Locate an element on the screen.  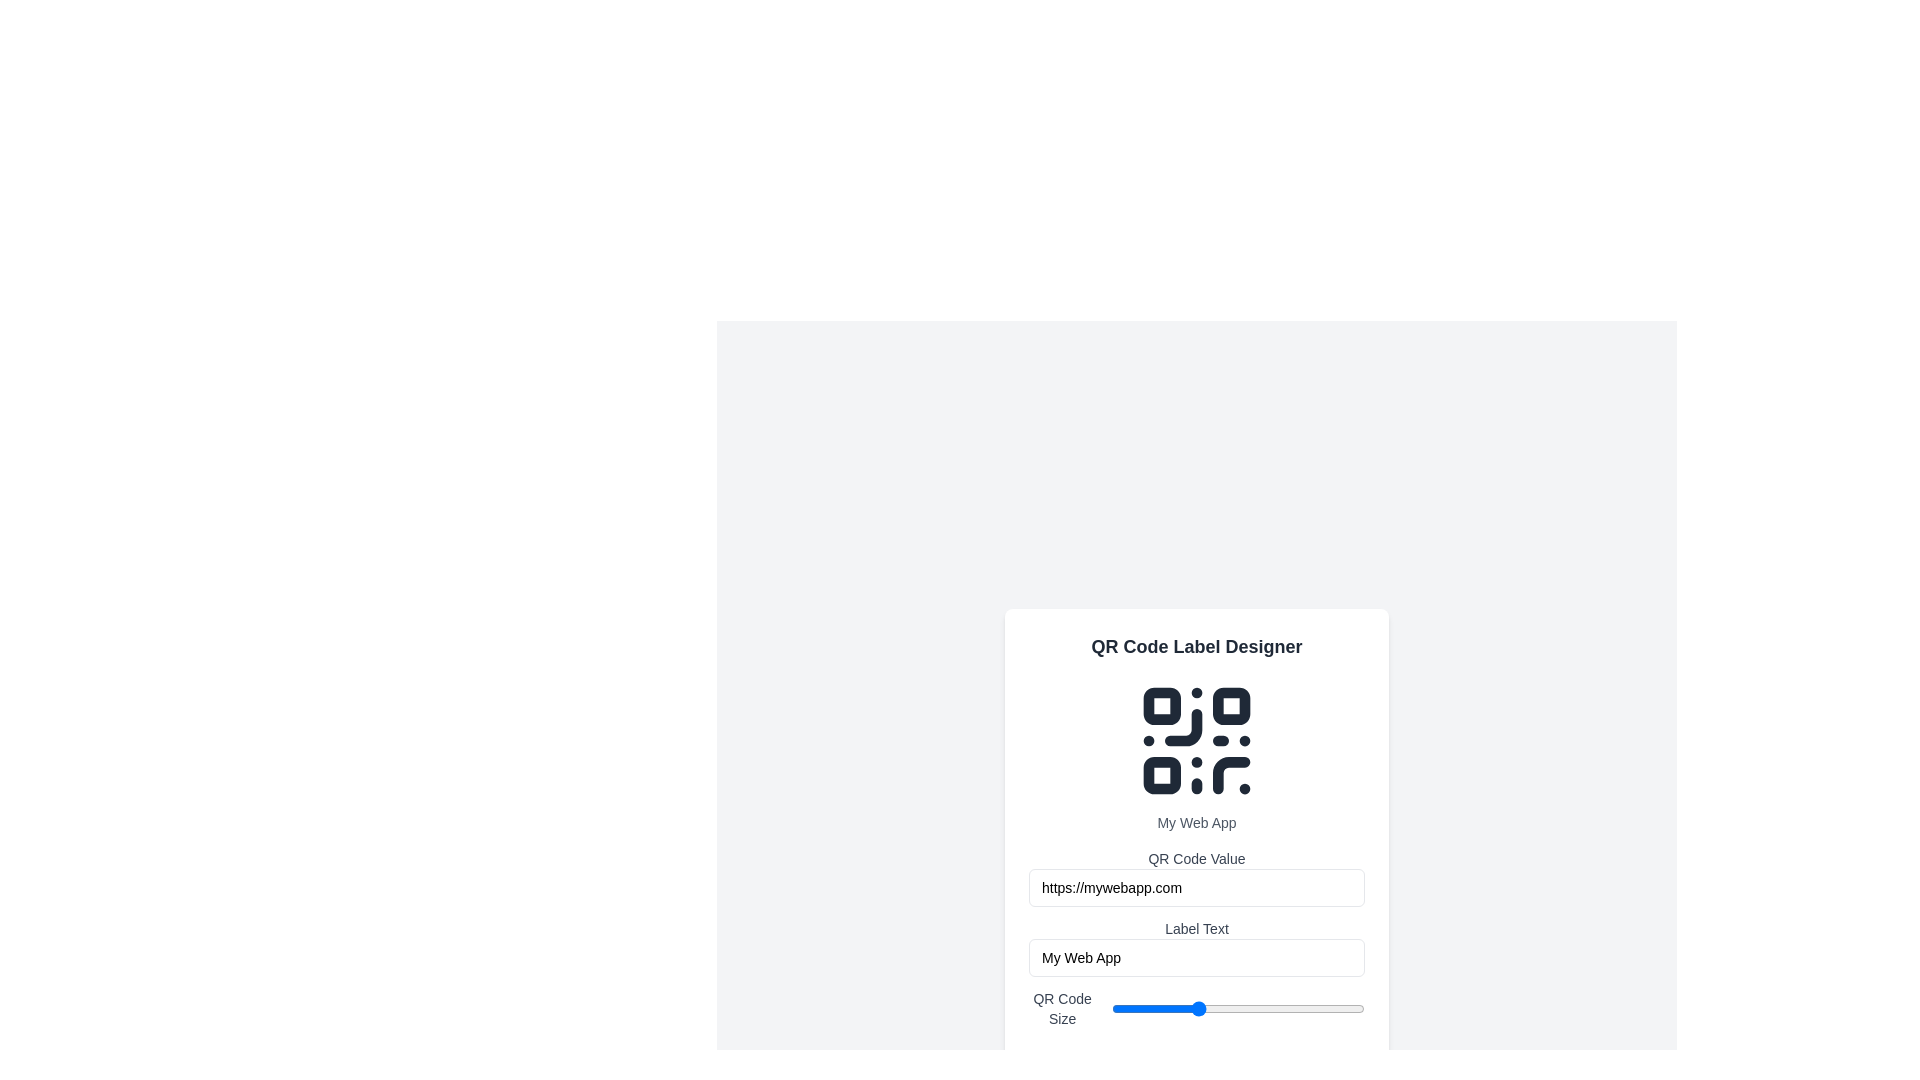
the QR code size is located at coordinates (1286, 1009).